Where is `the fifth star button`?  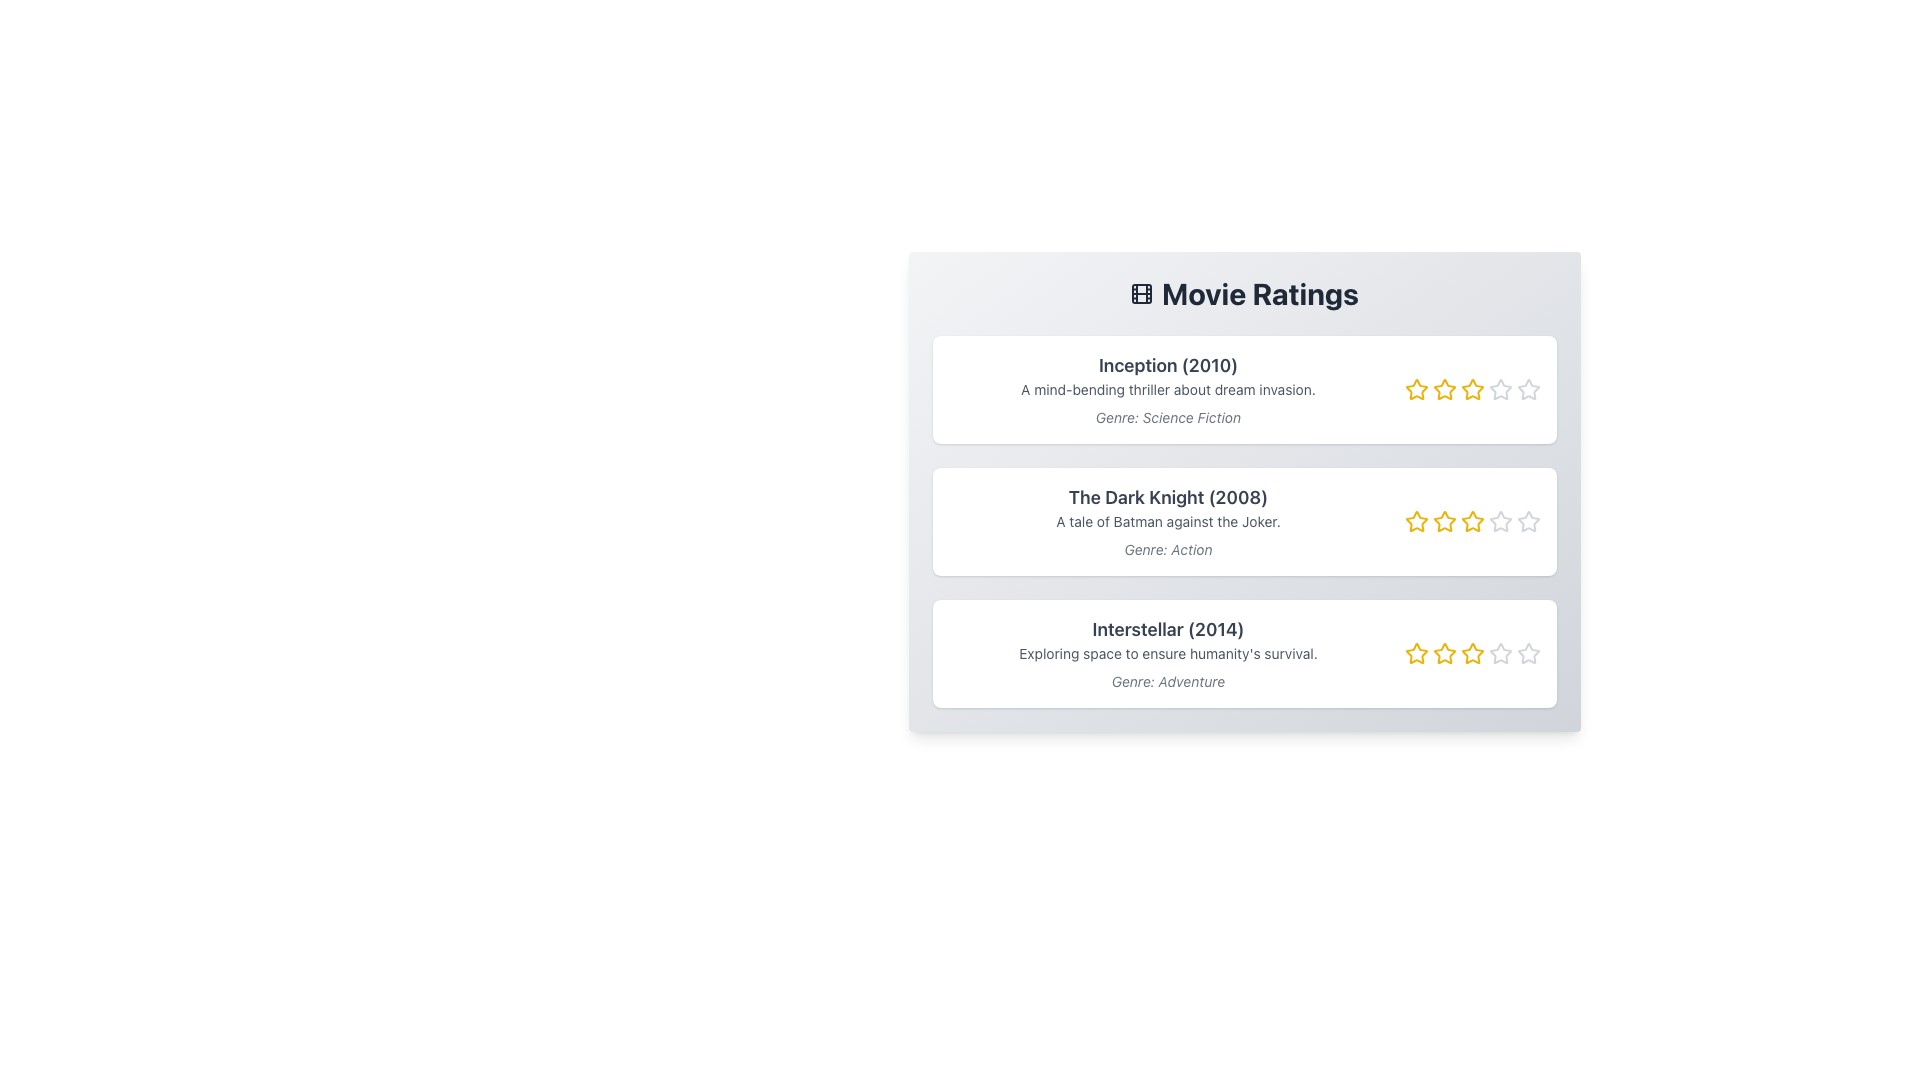 the fifth star button is located at coordinates (1527, 389).